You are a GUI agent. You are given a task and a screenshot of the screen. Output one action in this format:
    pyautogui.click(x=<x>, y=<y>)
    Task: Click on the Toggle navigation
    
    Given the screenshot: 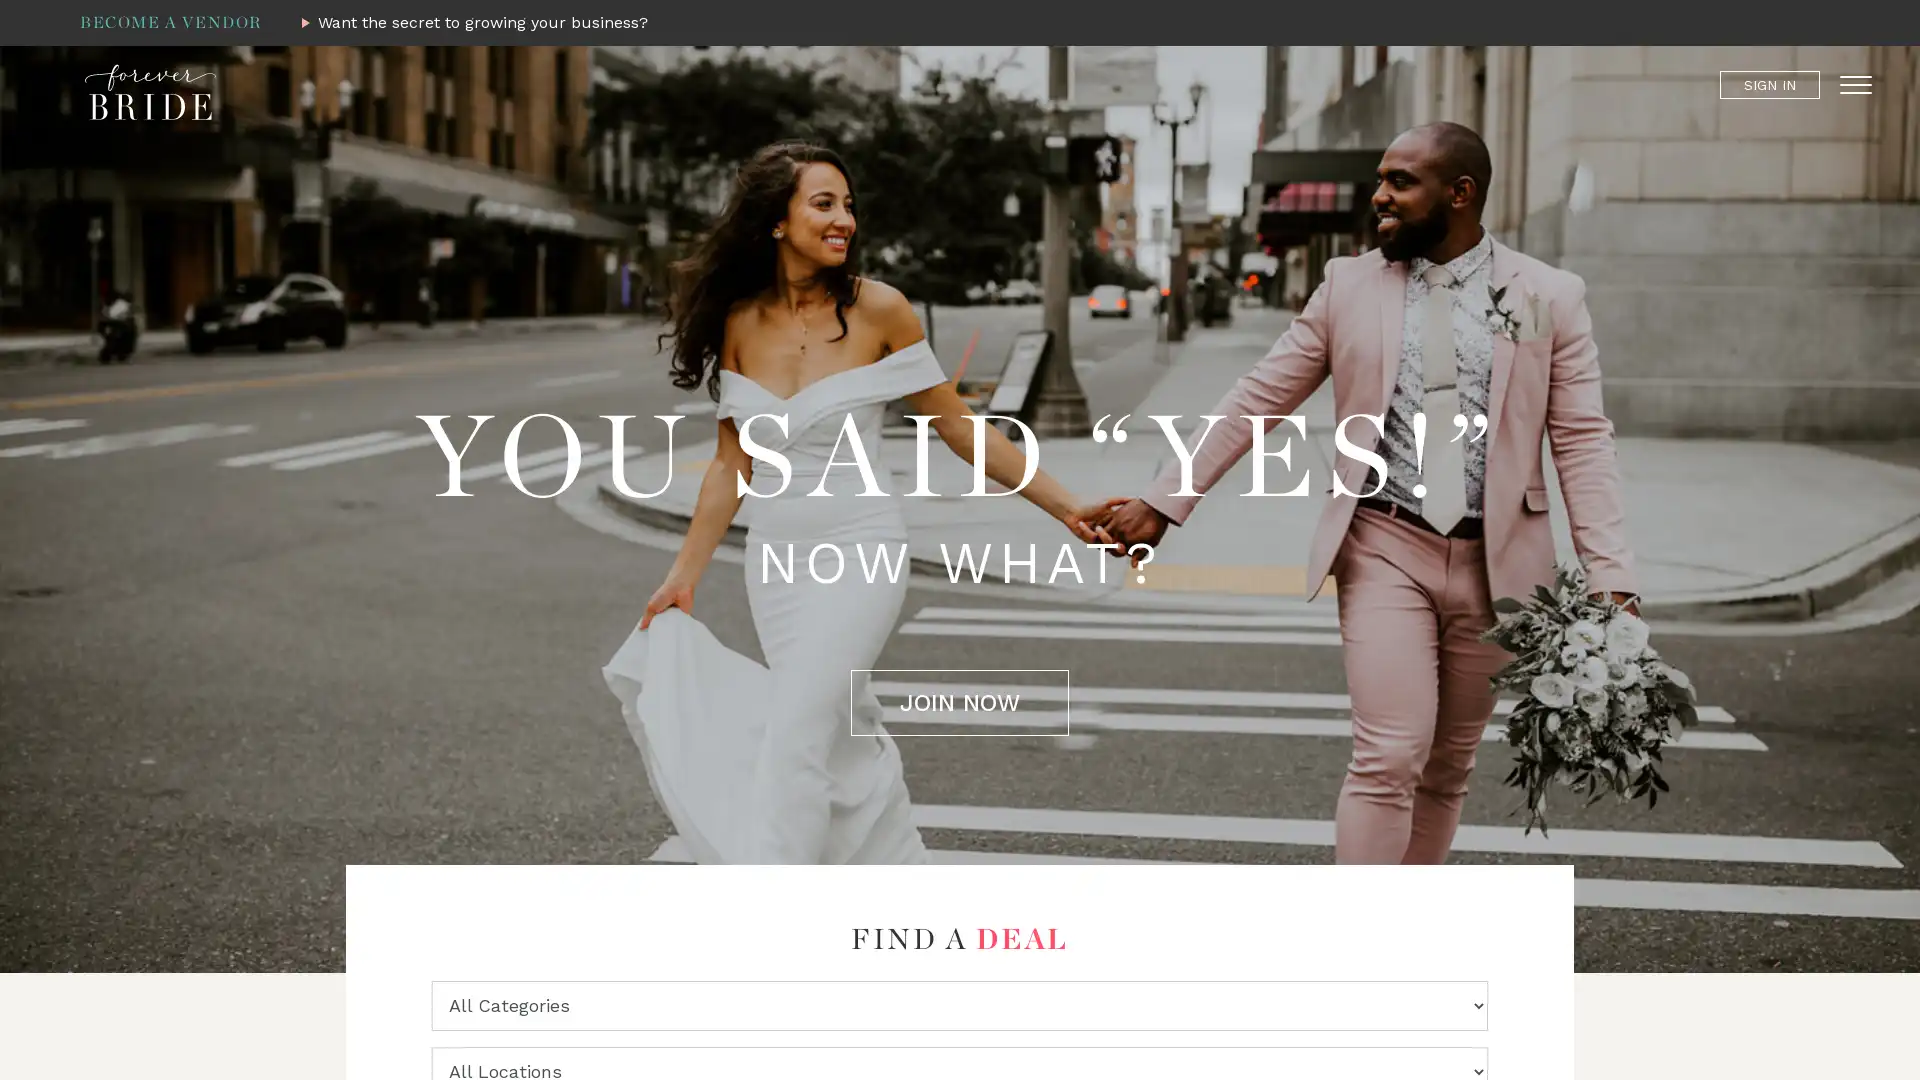 What is the action you would take?
    pyautogui.click(x=1855, y=83)
    